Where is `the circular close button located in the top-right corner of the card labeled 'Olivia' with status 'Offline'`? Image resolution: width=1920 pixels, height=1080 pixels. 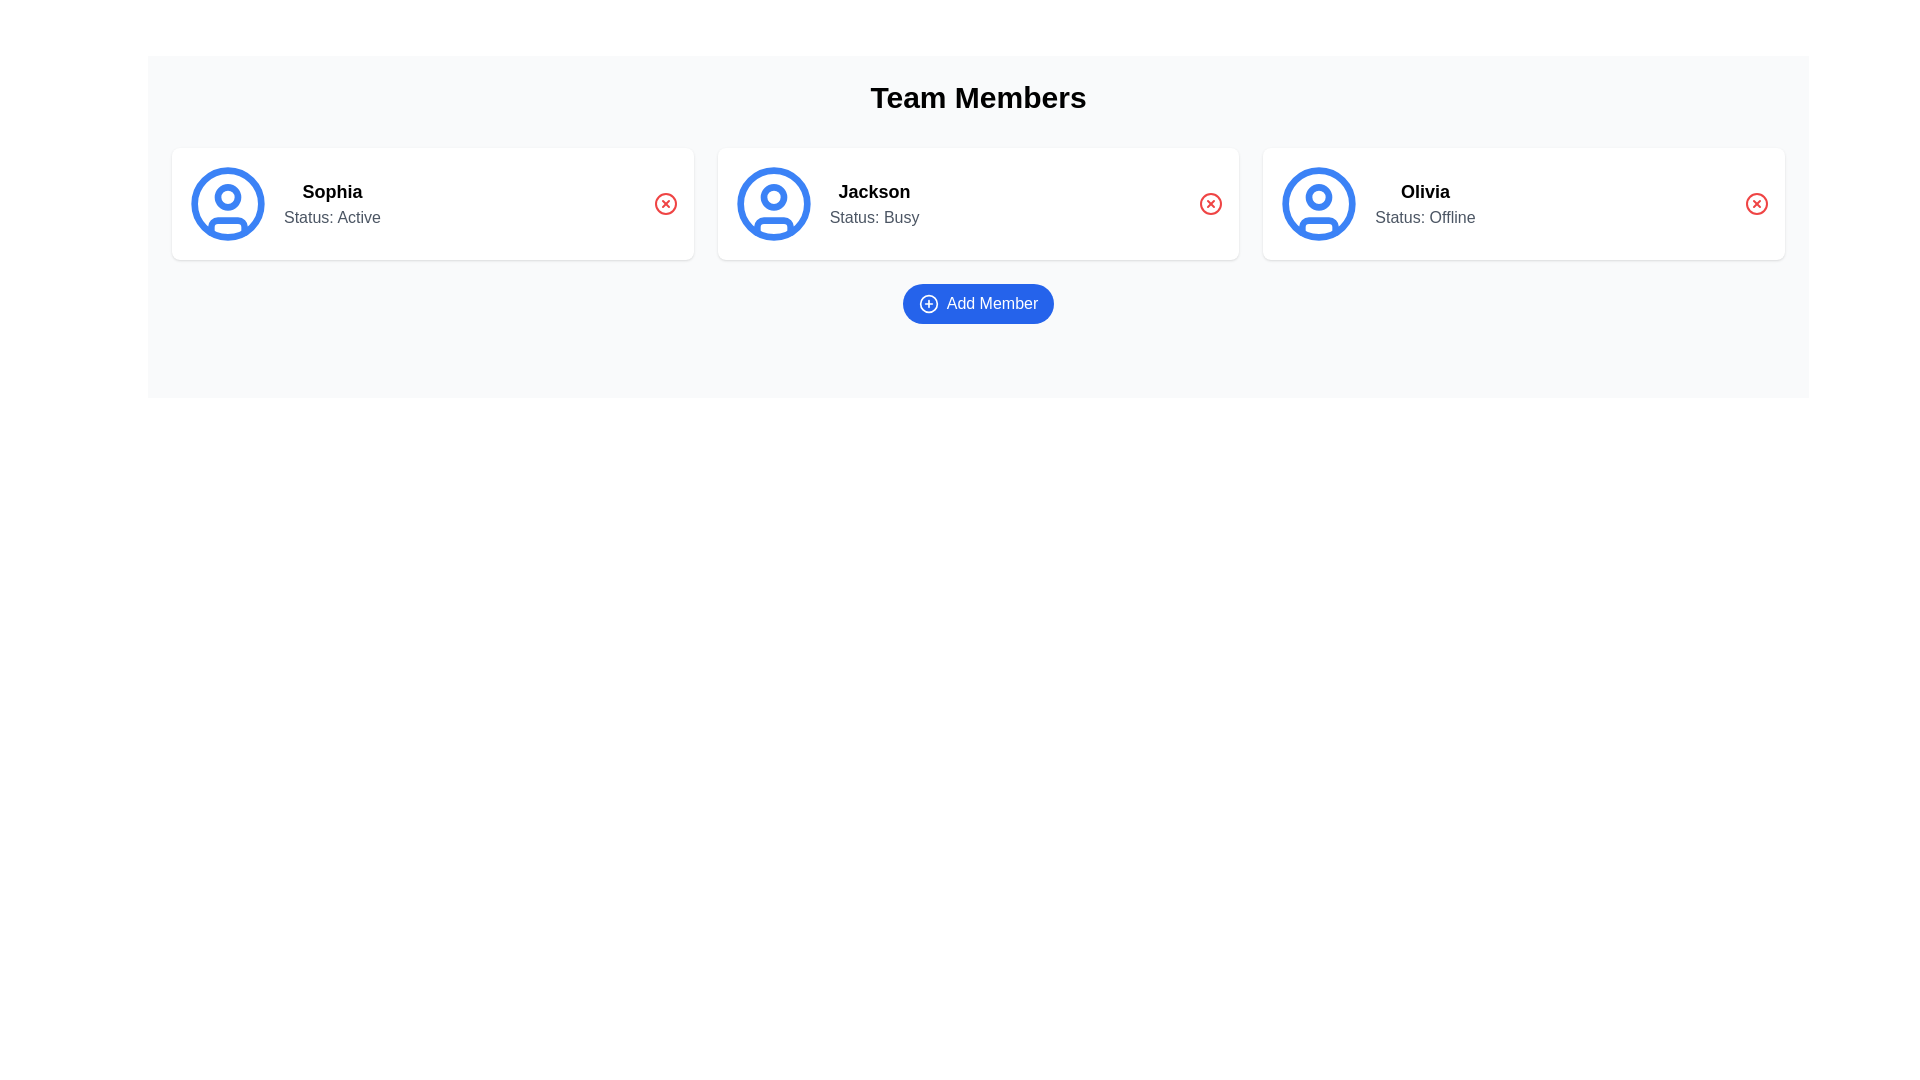
the circular close button located in the top-right corner of the card labeled 'Olivia' with status 'Offline' is located at coordinates (1755, 204).